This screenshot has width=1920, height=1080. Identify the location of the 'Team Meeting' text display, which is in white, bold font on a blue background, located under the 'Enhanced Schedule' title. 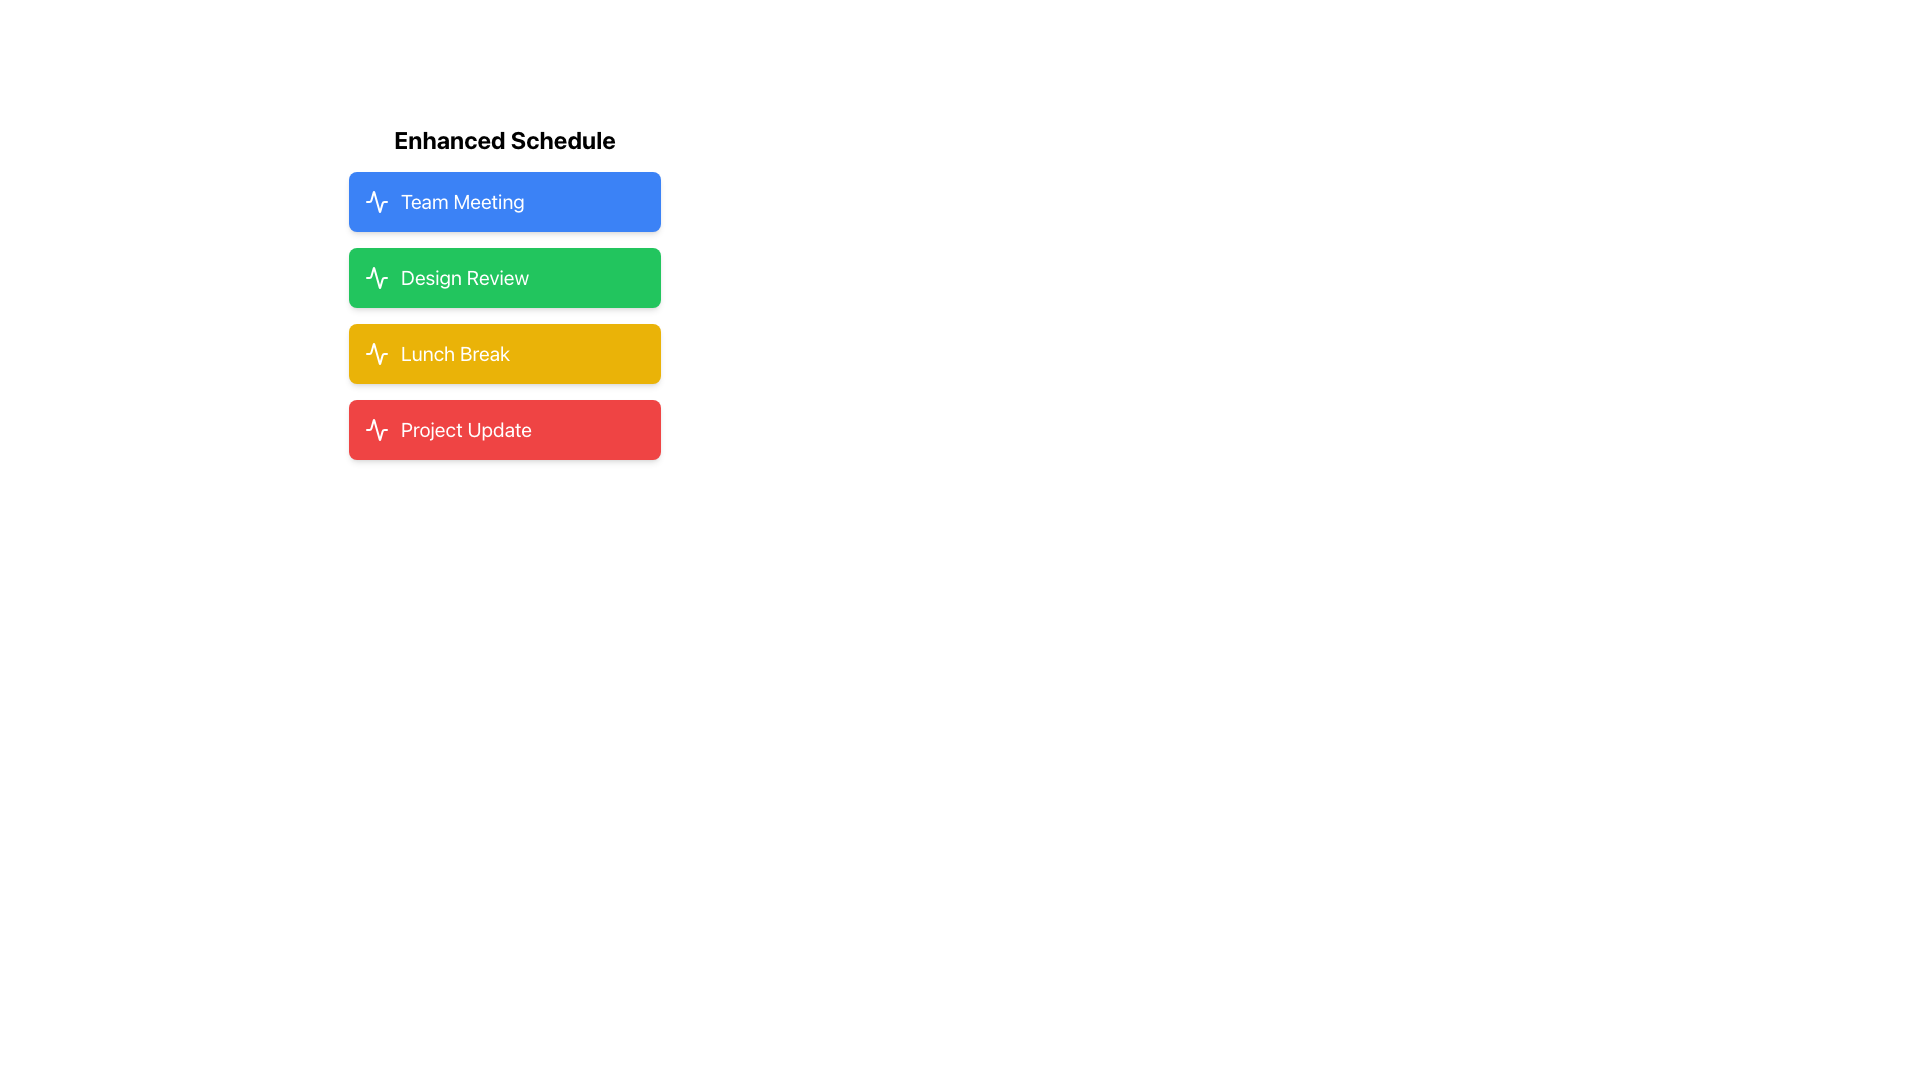
(461, 201).